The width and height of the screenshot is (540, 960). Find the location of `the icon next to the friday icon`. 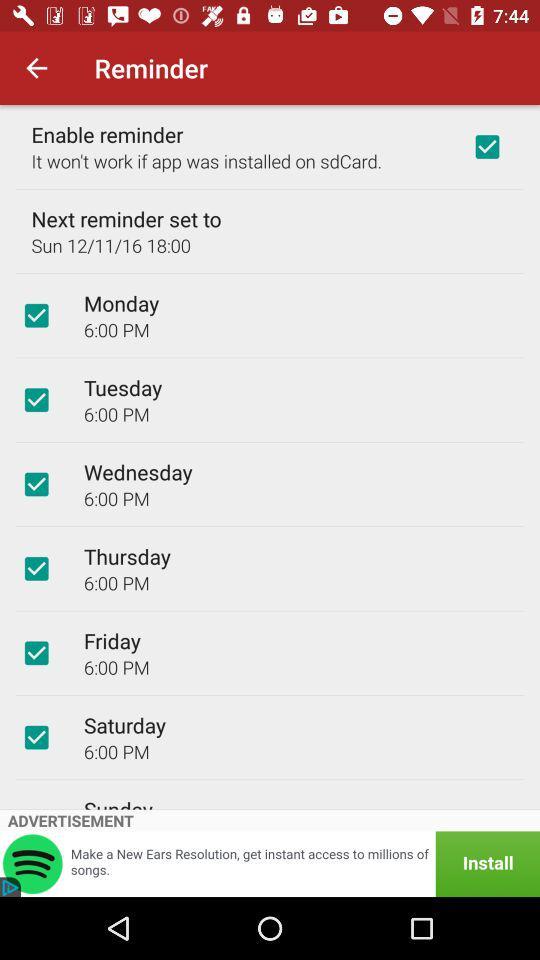

the icon next to the friday icon is located at coordinates (36, 652).